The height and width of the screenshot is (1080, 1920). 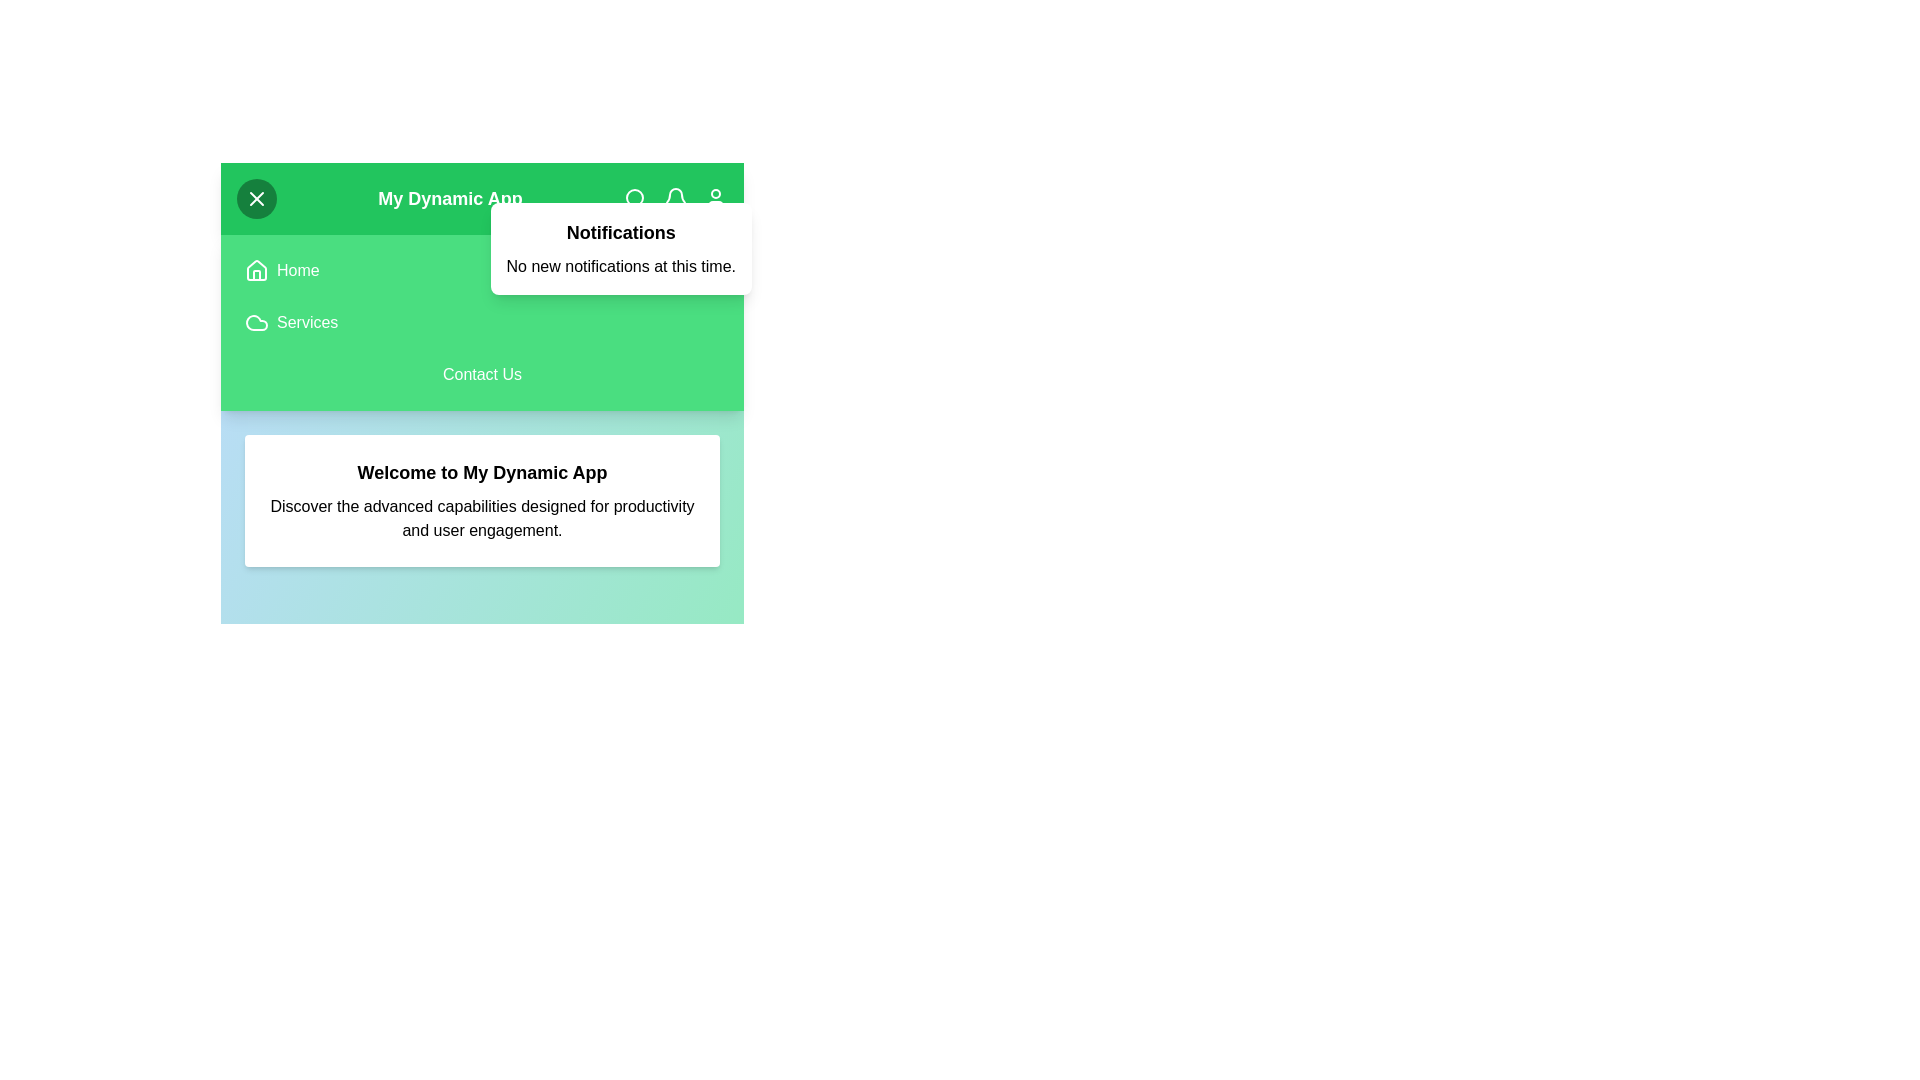 What do you see at coordinates (297, 270) in the screenshot?
I see `the navigation button Home to navigate to the corresponding section` at bounding box center [297, 270].